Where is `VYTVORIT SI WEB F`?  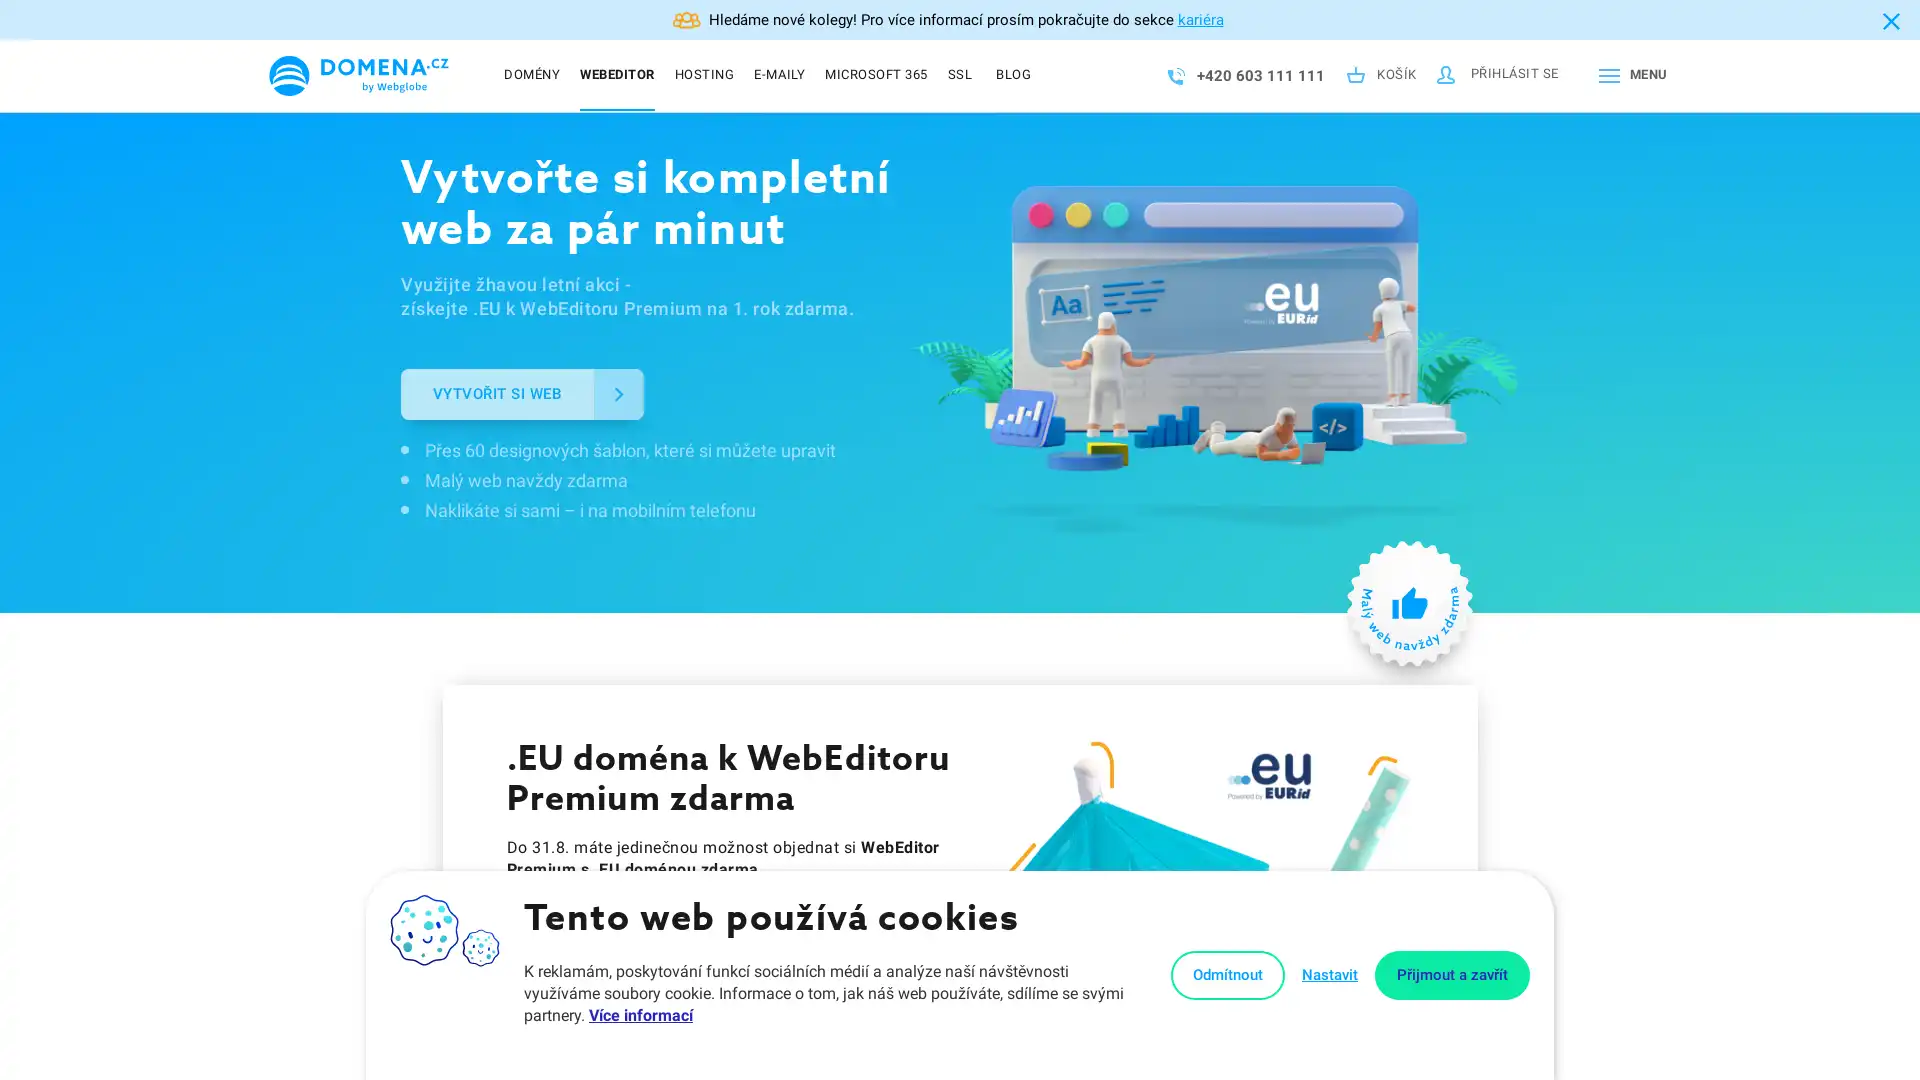 VYTVORIT SI WEB F is located at coordinates (522, 393).